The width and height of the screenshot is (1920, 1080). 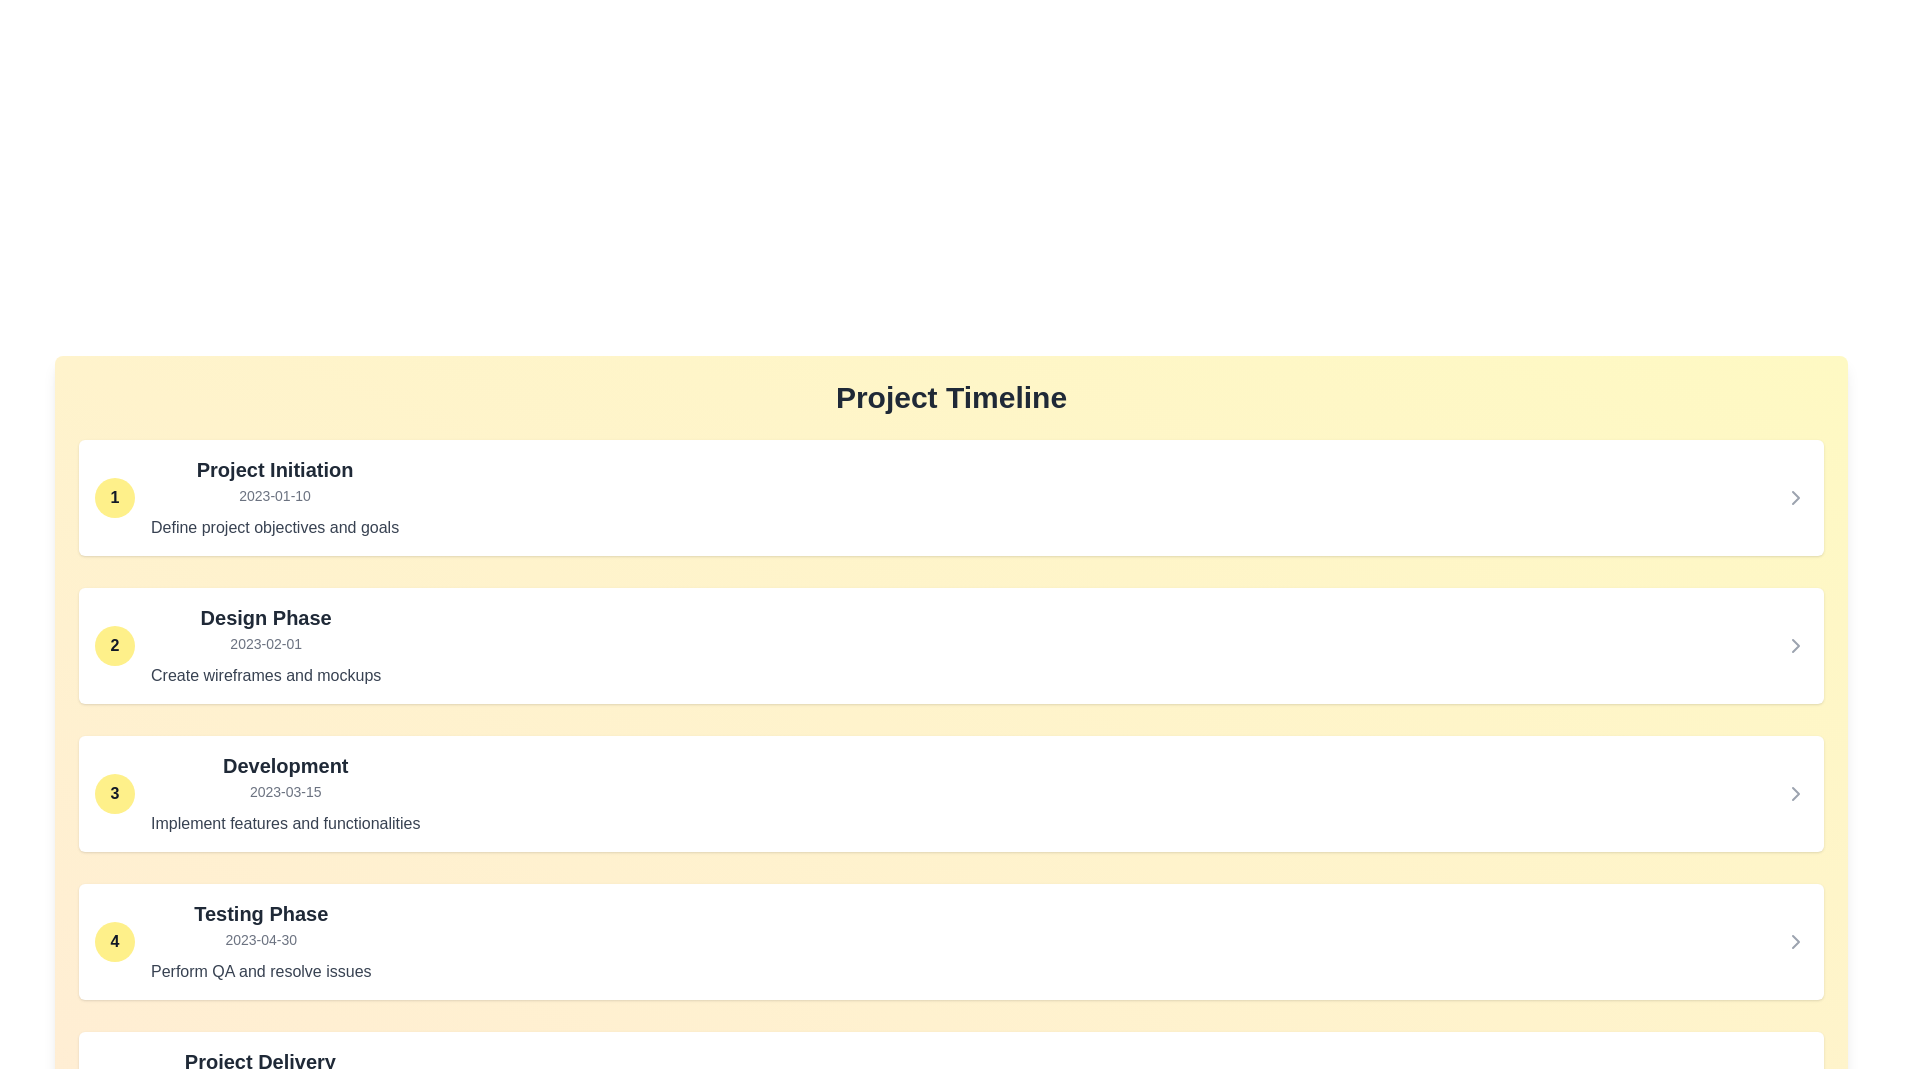 What do you see at coordinates (274, 527) in the screenshot?
I see `text content 'Define project objectives and goals' from the text component styled in gray font and normal-weight sans-serif typeface, located below the subheading 'Project Initiation' and the date '2023-01-10'` at bounding box center [274, 527].